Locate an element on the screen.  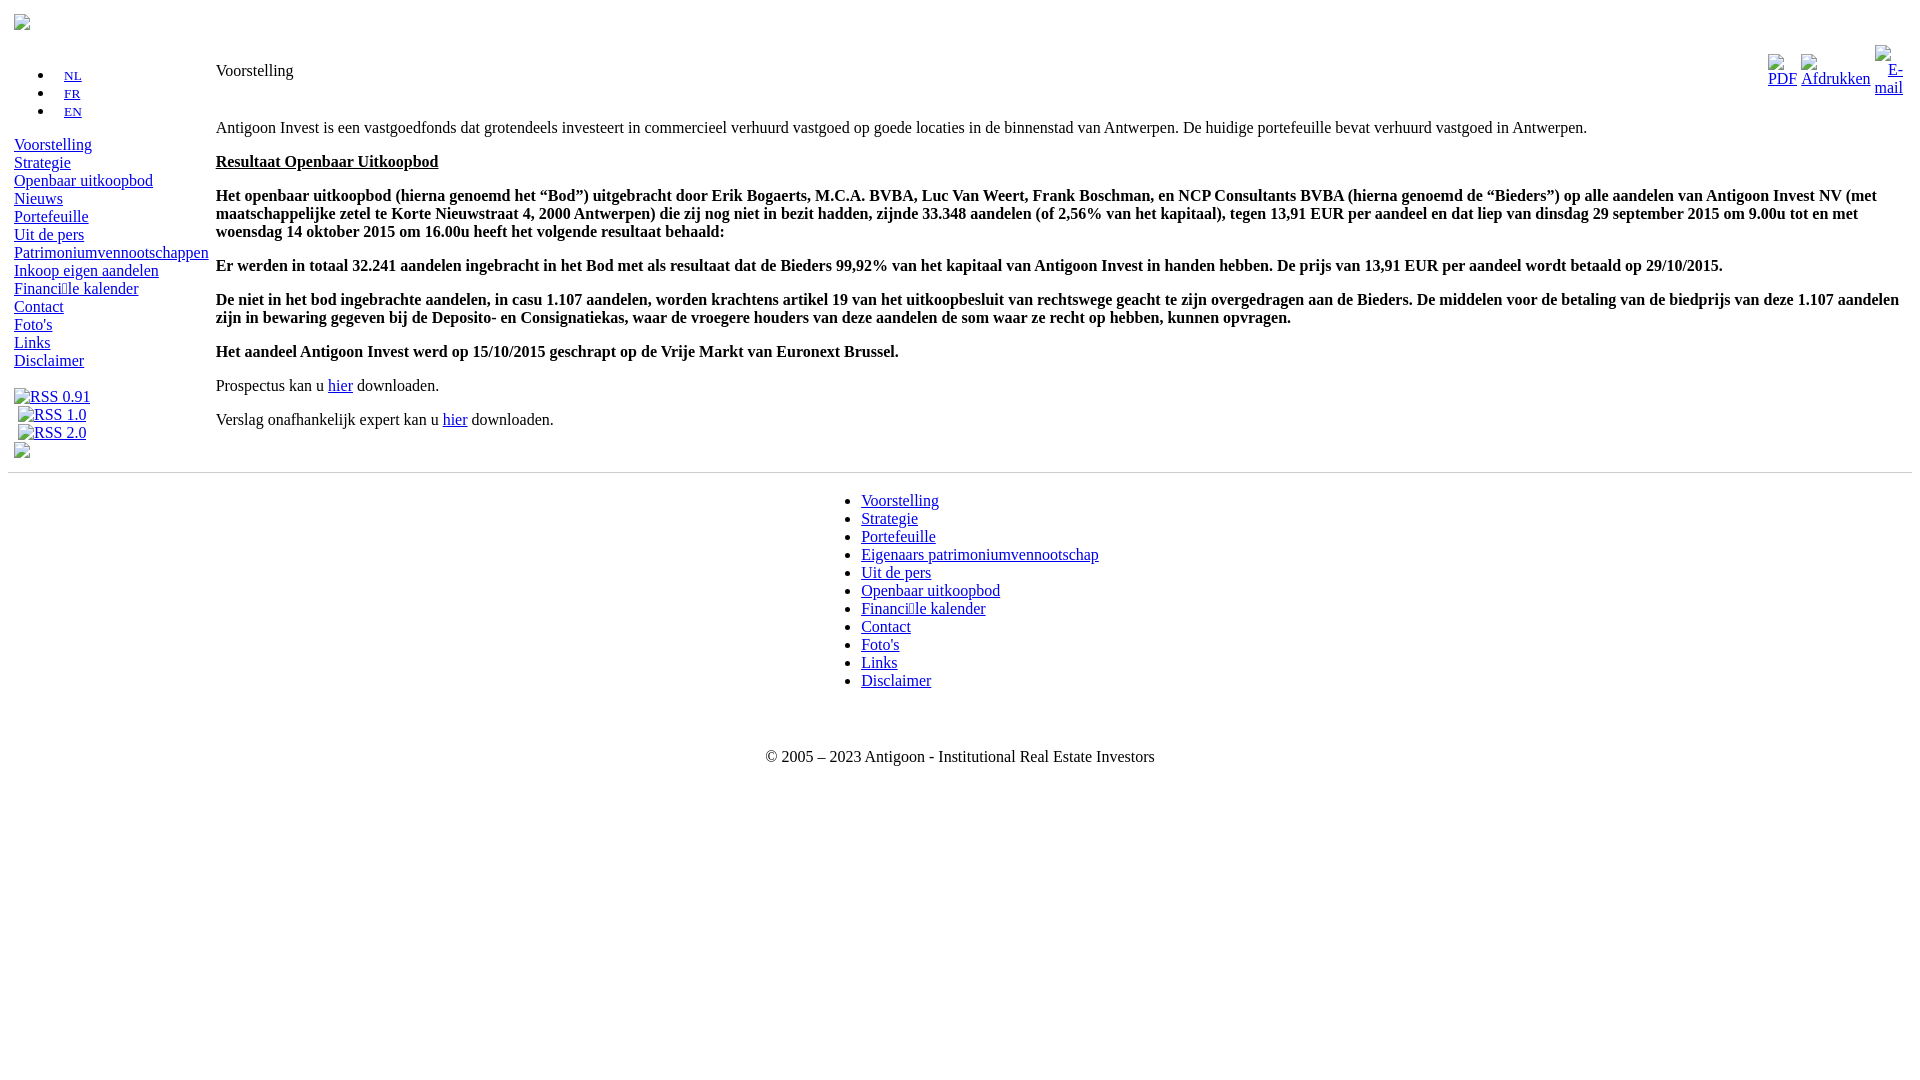
'NL' is located at coordinates (67, 74).